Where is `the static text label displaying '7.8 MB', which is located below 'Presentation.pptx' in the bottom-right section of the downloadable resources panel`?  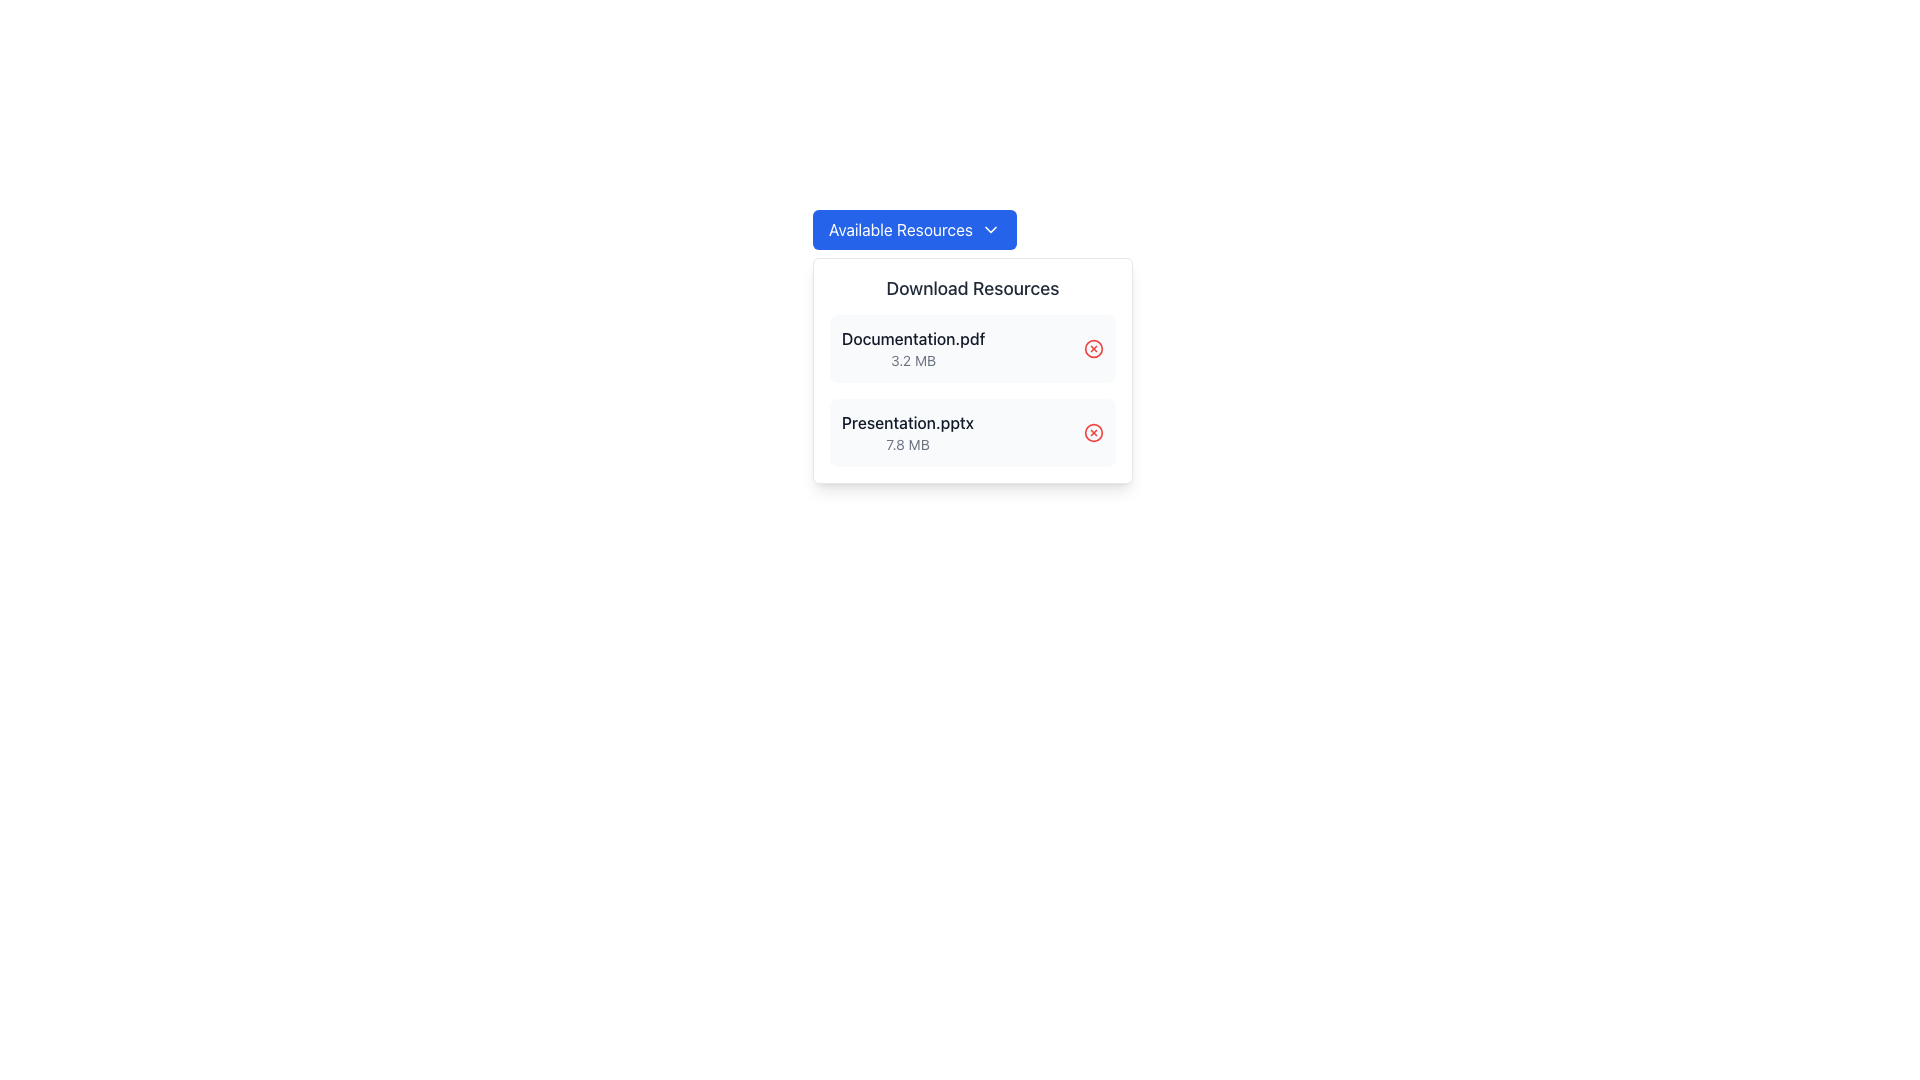 the static text label displaying '7.8 MB', which is located below 'Presentation.pptx' in the bottom-right section of the downloadable resources panel is located at coordinates (906, 443).